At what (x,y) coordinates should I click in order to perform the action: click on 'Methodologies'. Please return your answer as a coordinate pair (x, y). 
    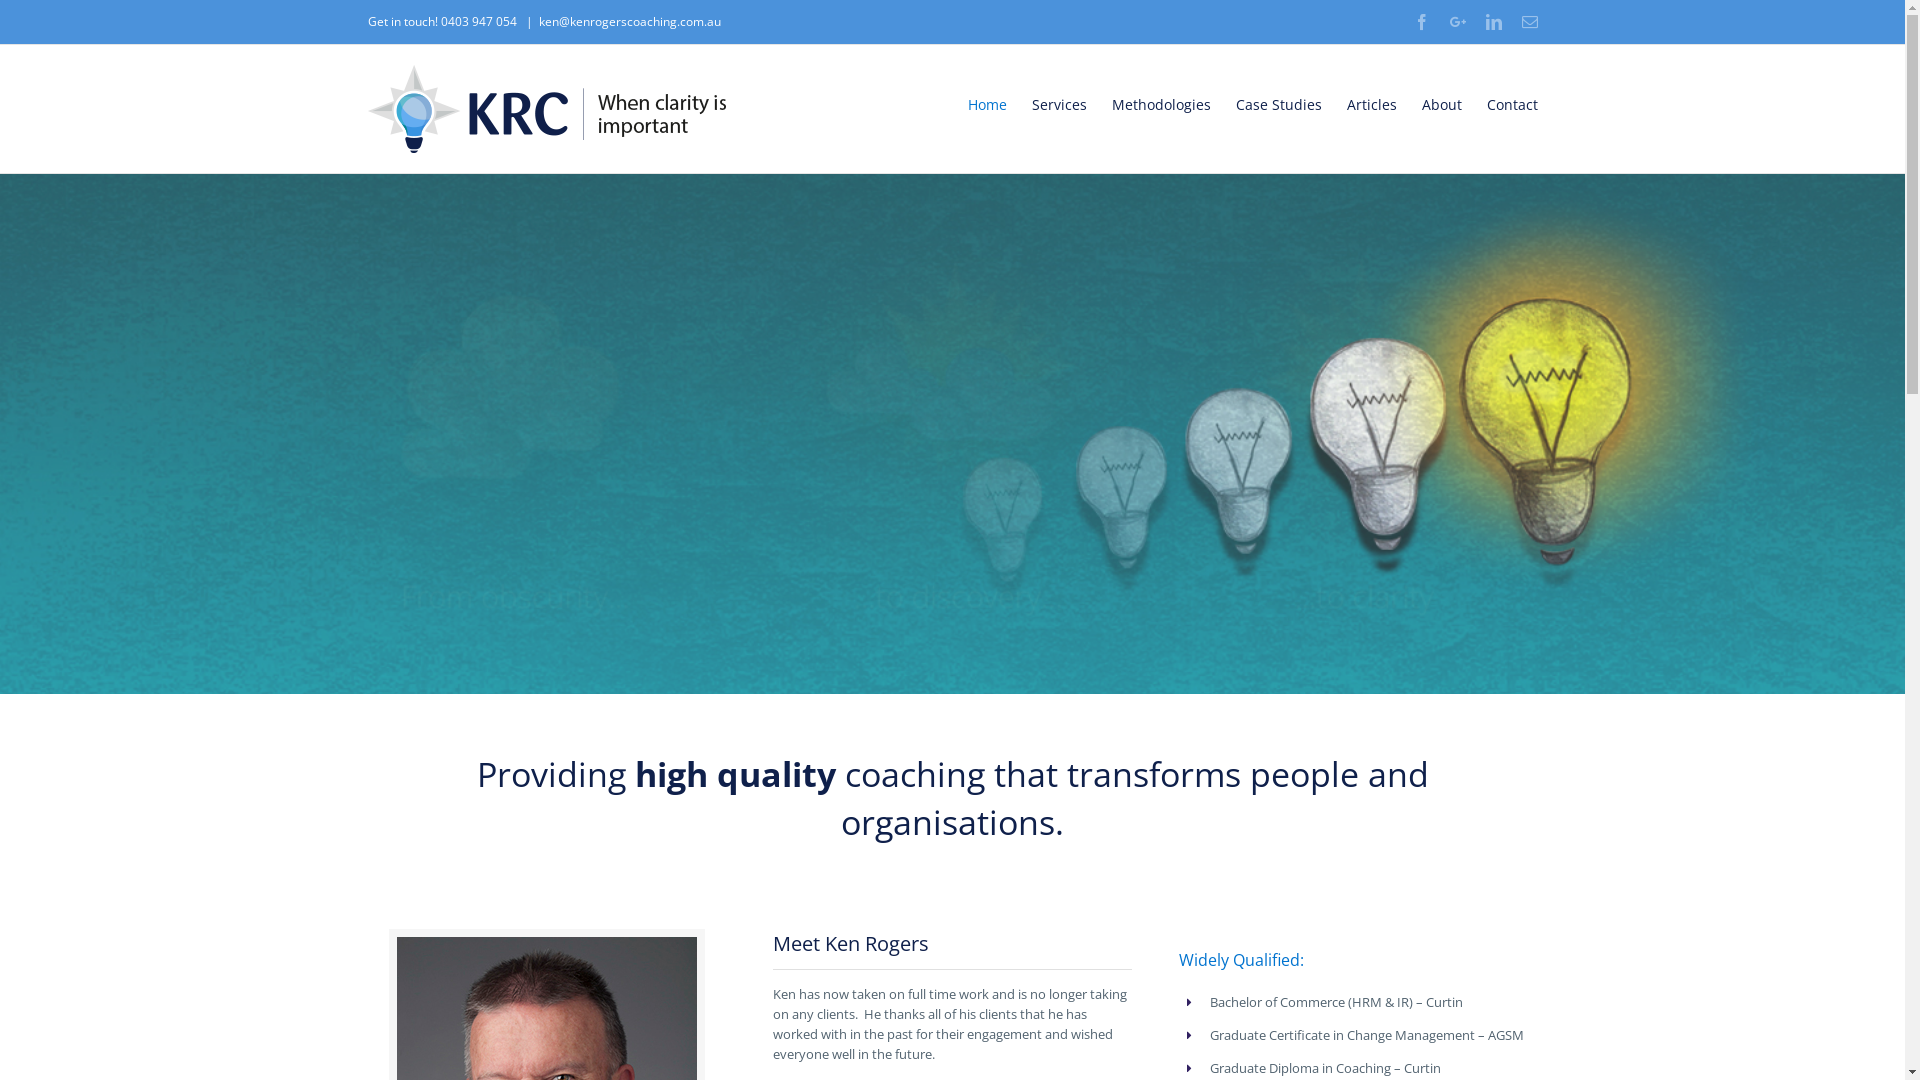
    Looking at the image, I should click on (1161, 104).